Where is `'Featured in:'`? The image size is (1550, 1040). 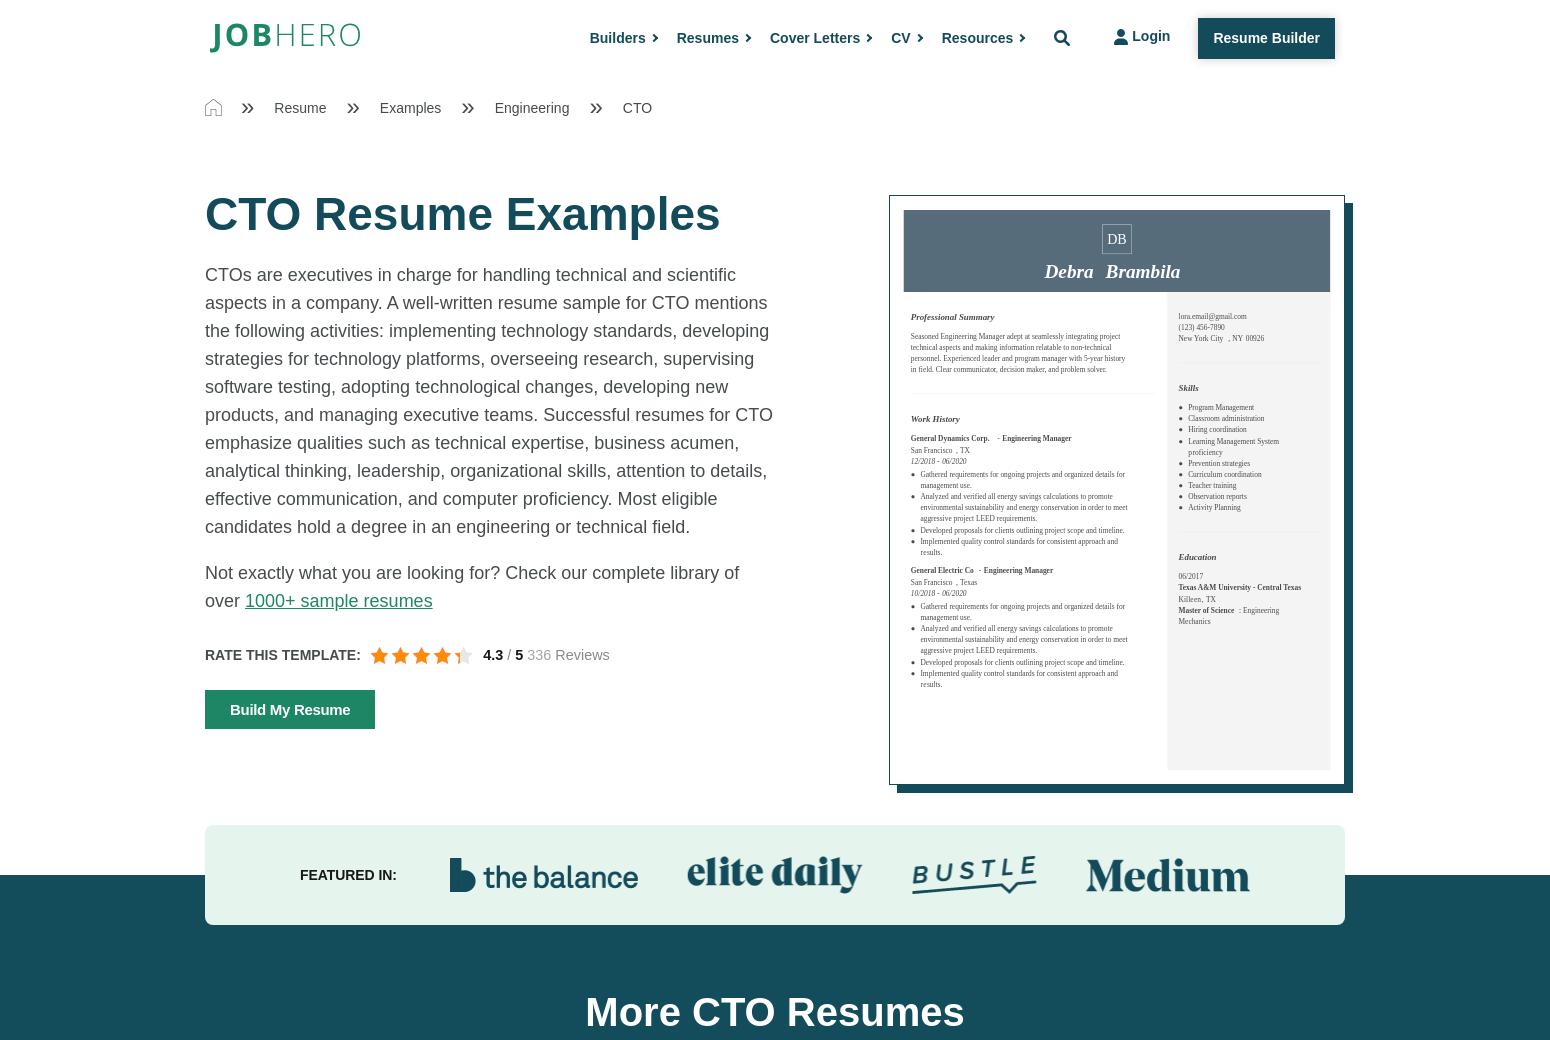
'Featured in:' is located at coordinates (346, 873).